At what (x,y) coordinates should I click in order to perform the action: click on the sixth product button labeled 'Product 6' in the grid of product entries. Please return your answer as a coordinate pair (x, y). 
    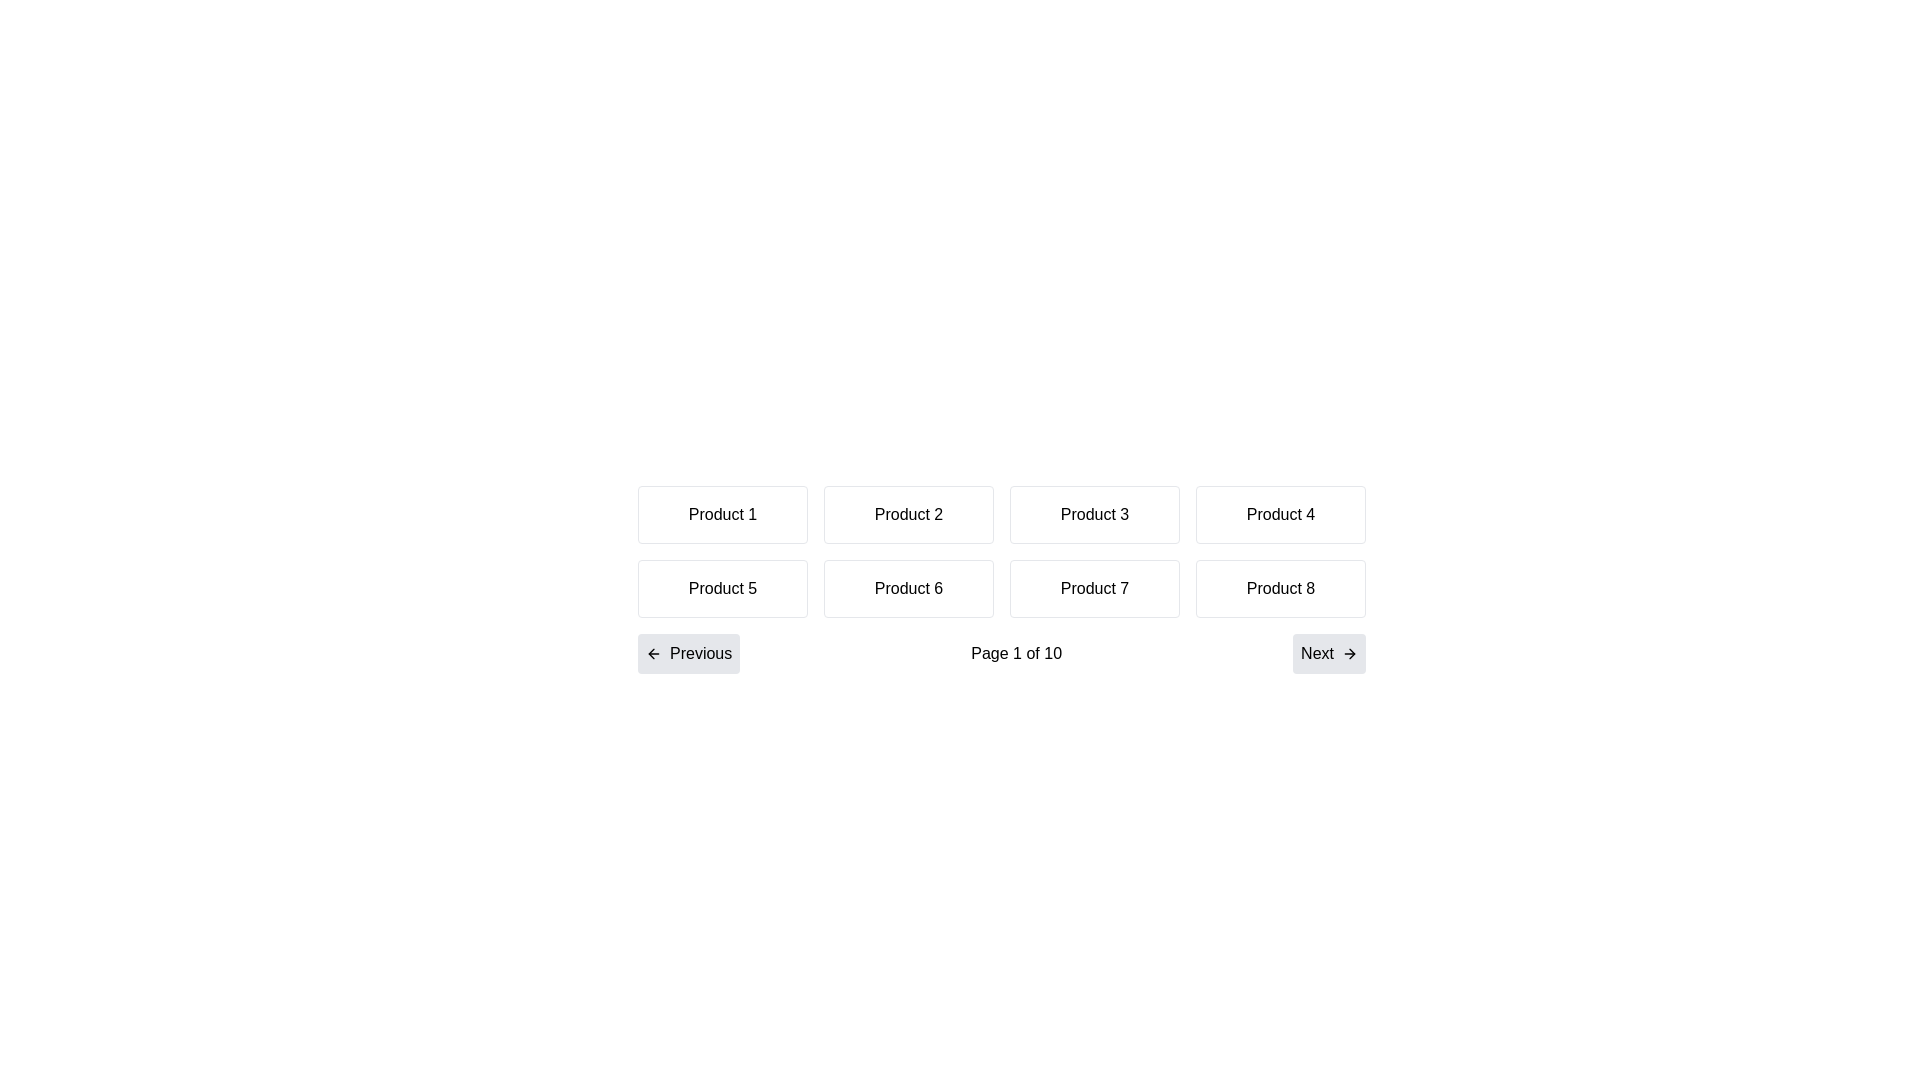
    Looking at the image, I should click on (1002, 579).